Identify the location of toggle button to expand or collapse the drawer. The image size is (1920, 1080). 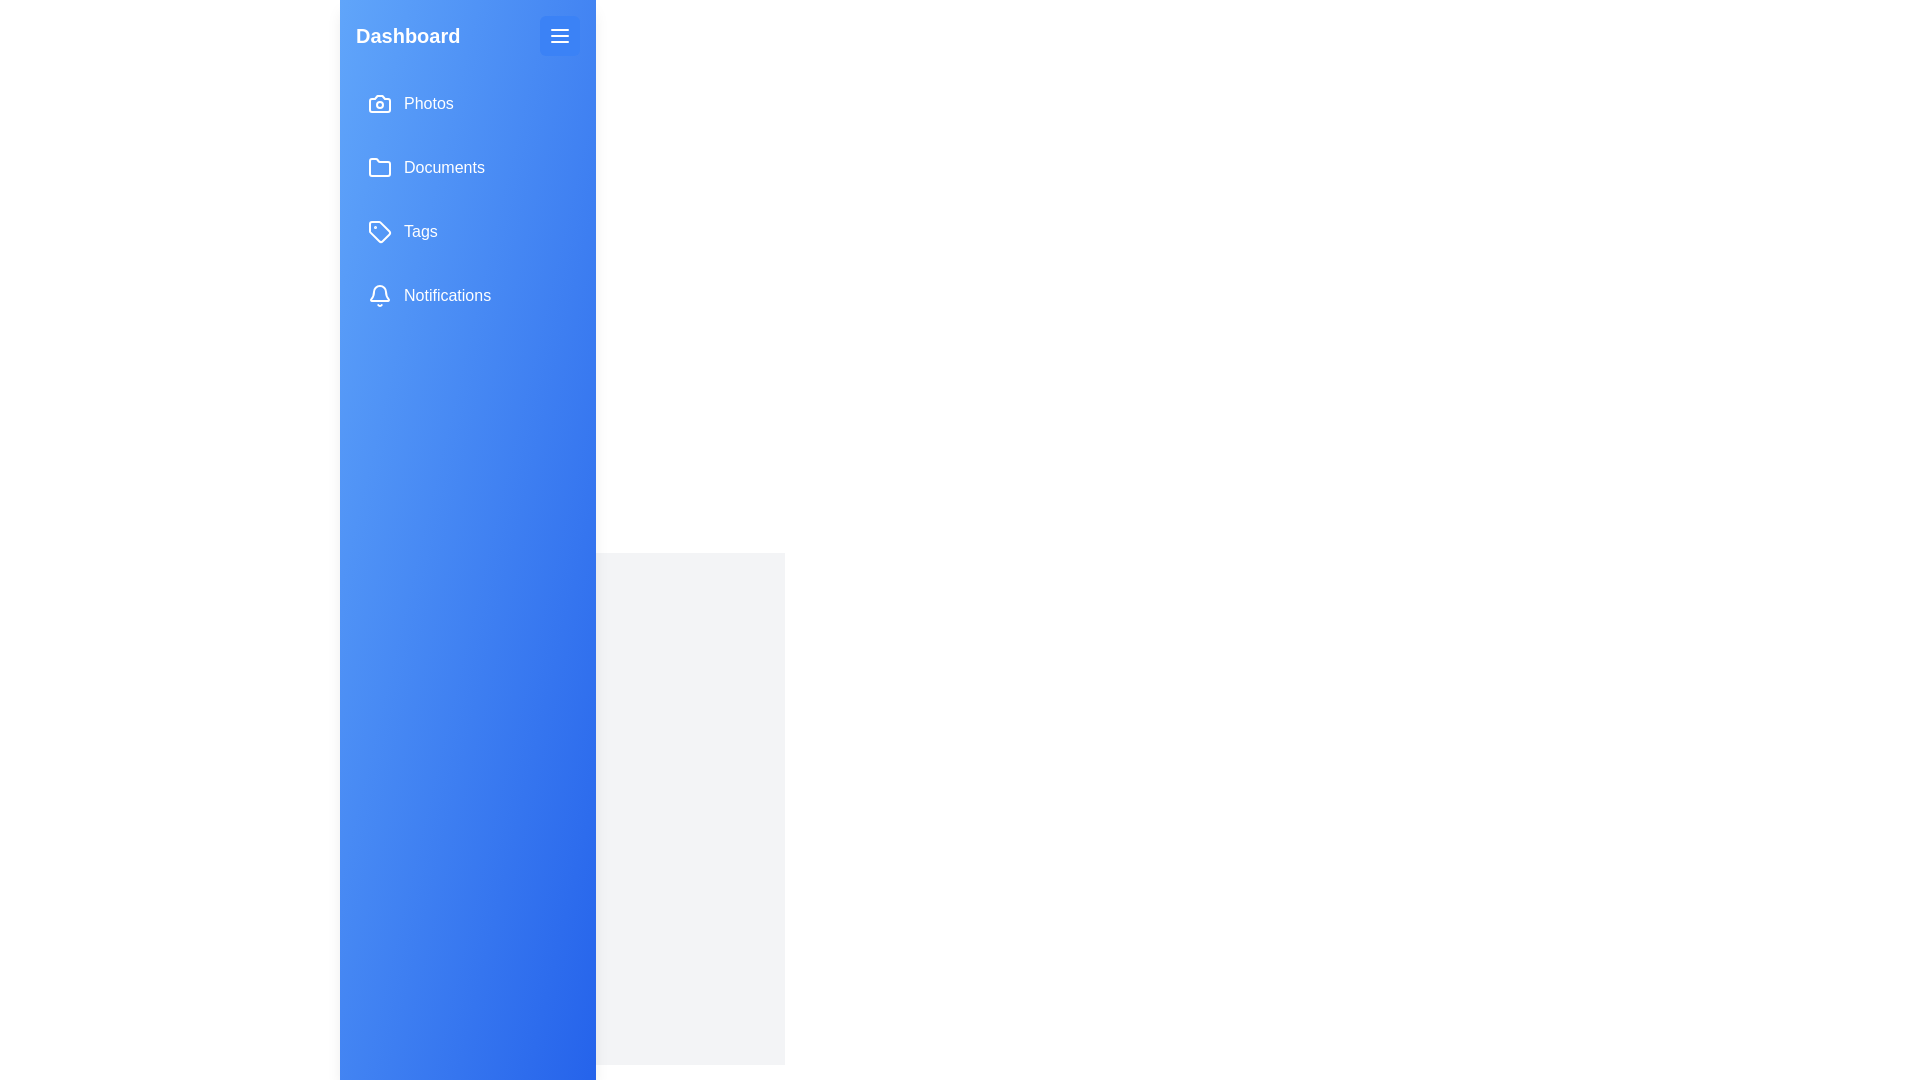
(560, 35).